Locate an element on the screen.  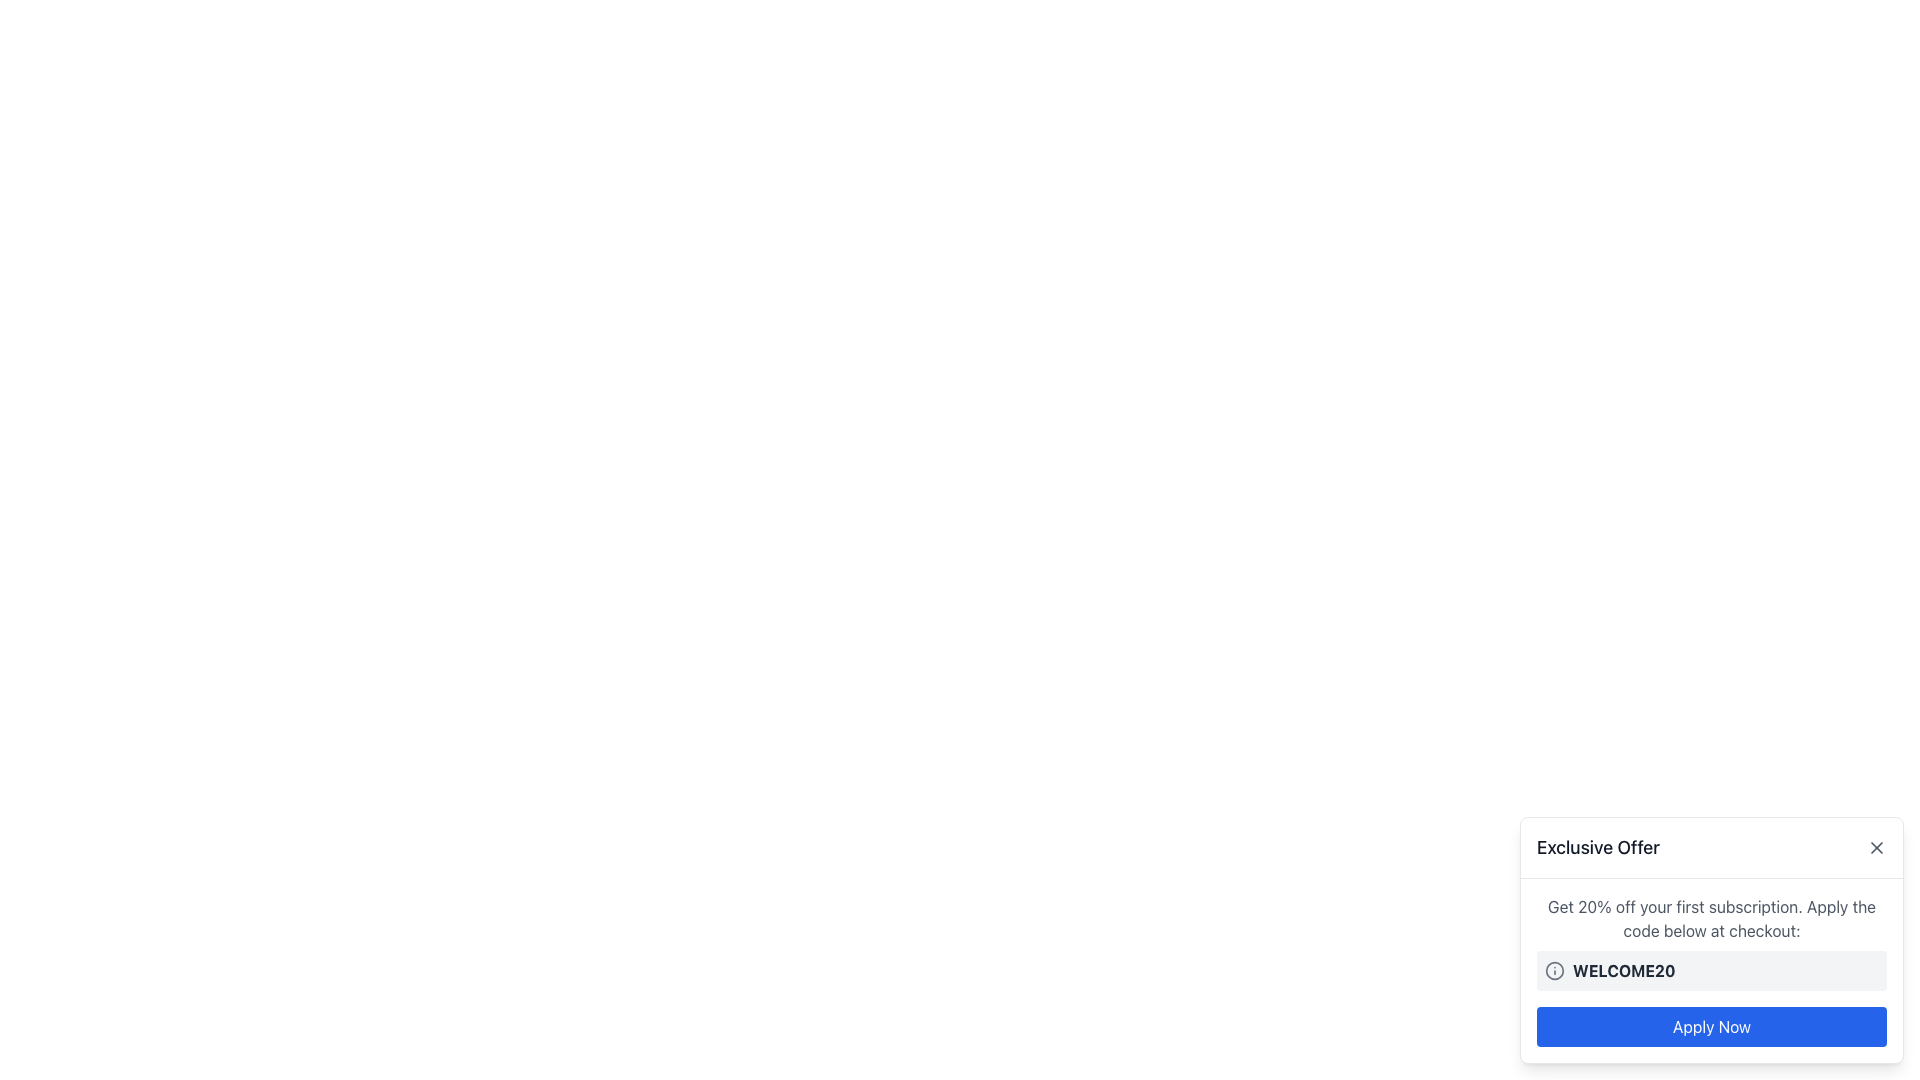
the promotional code application button located at the bottom of the offer panel to observe style changes is located at coordinates (1711, 1026).